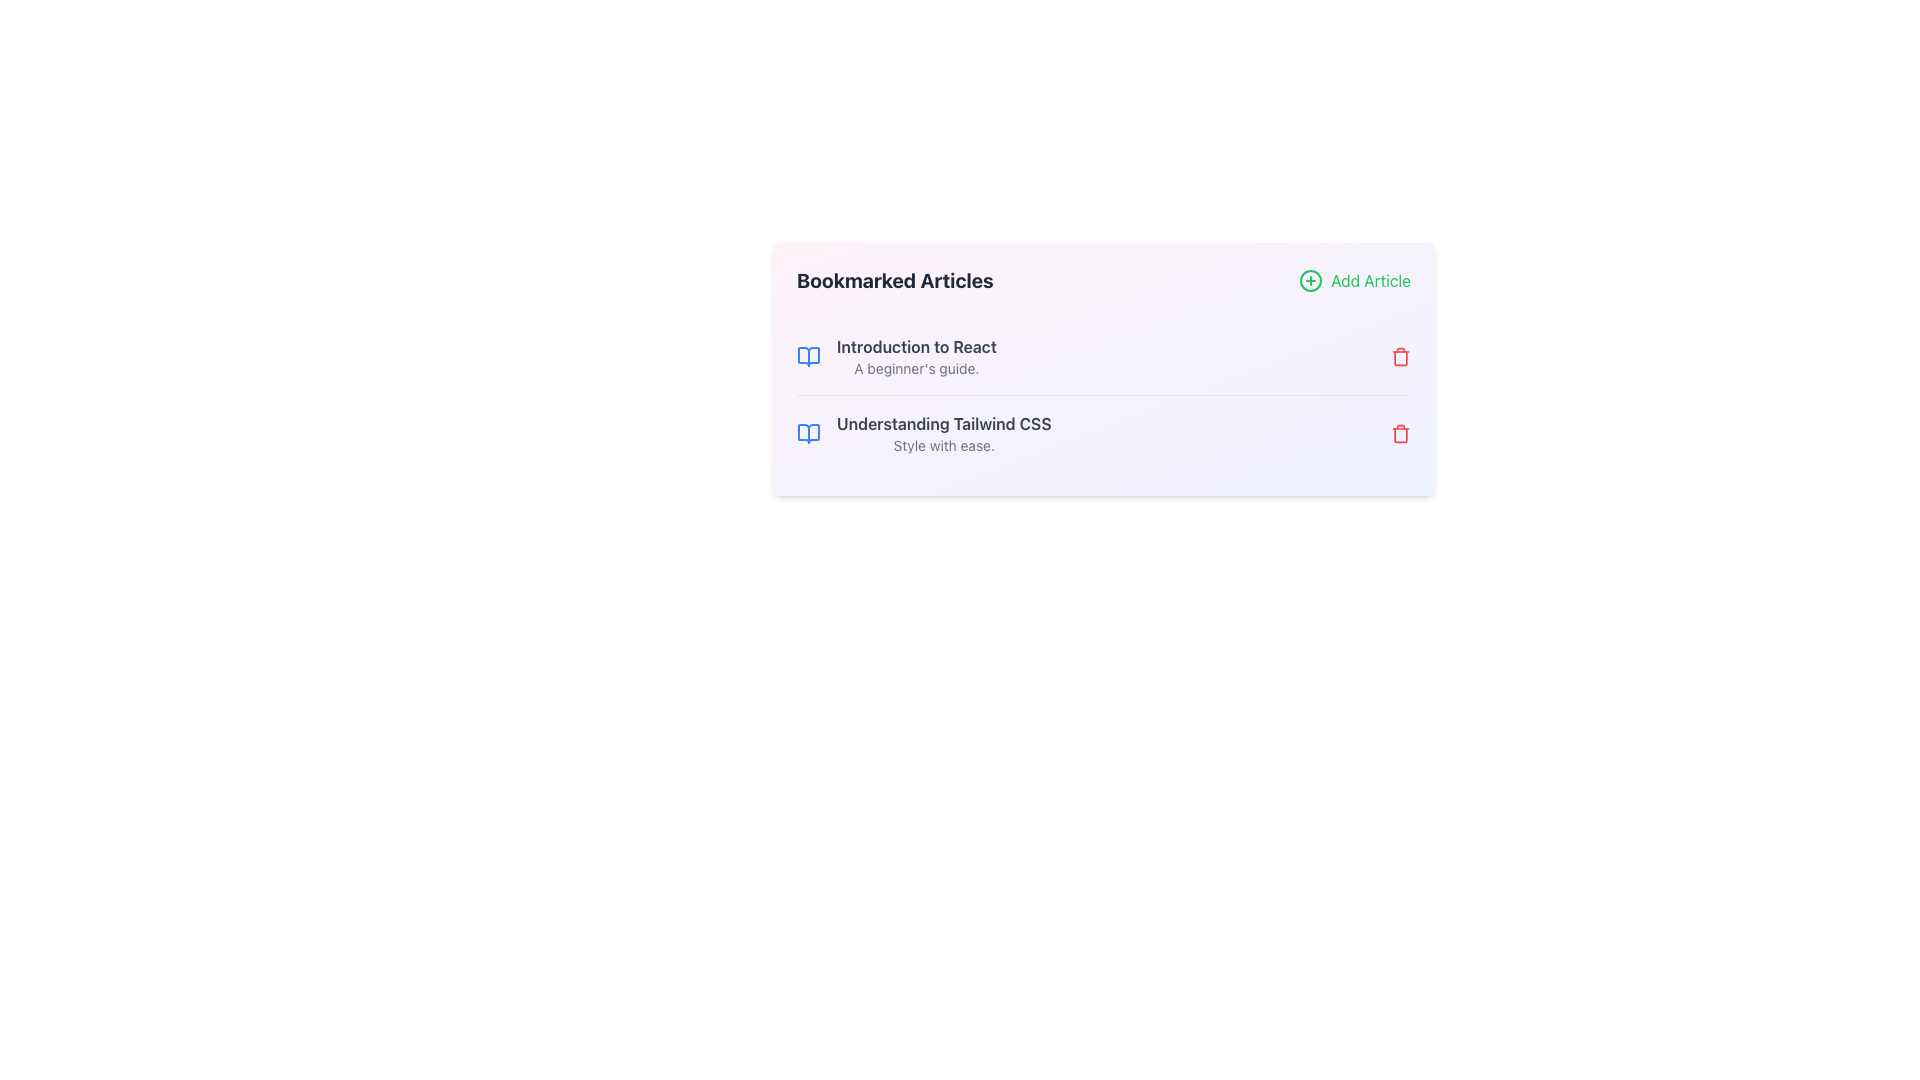  Describe the element at coordinates (1400, 433) in the screenshot. I see `the delete button icon located on the far right side of the section displaying the article 'Understanding Tailwind CSS'` at that location.